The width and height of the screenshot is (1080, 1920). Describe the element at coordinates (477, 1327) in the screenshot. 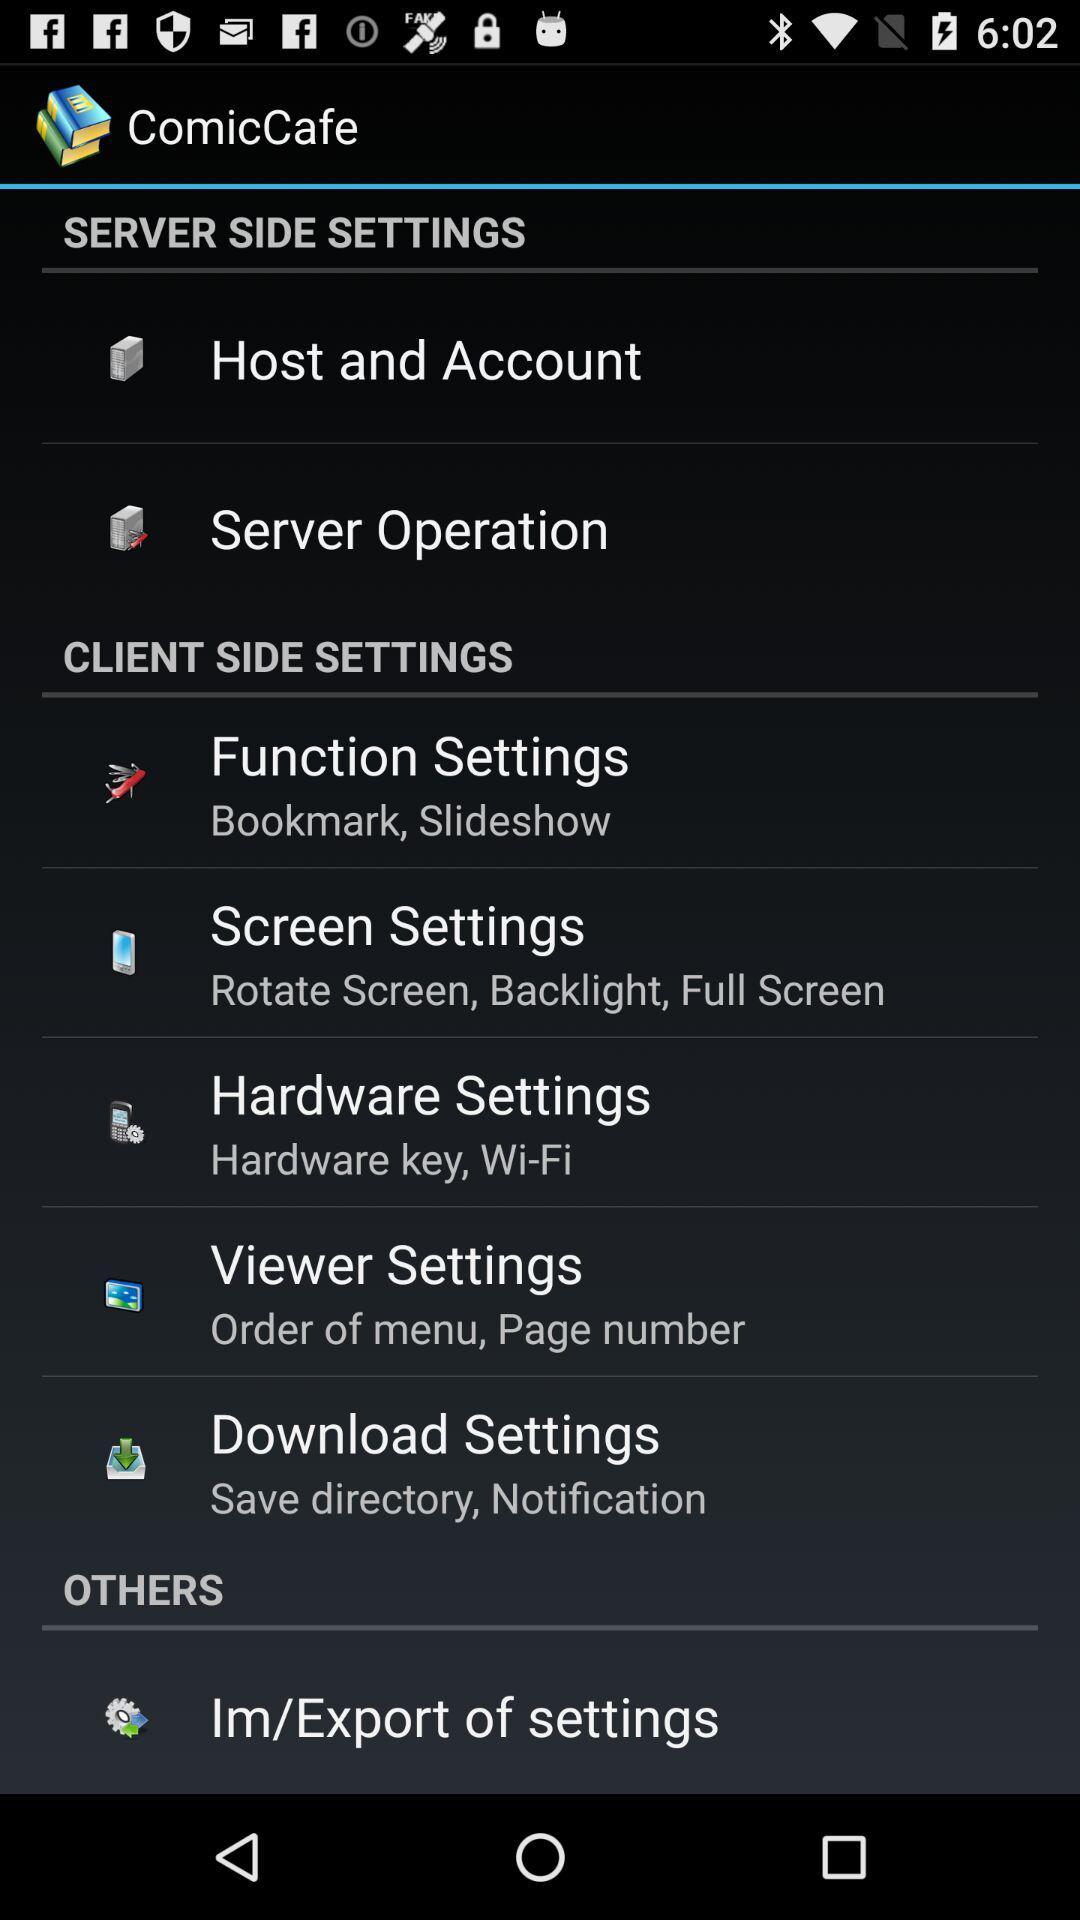

I see `the item below viewer settings item` at that location.